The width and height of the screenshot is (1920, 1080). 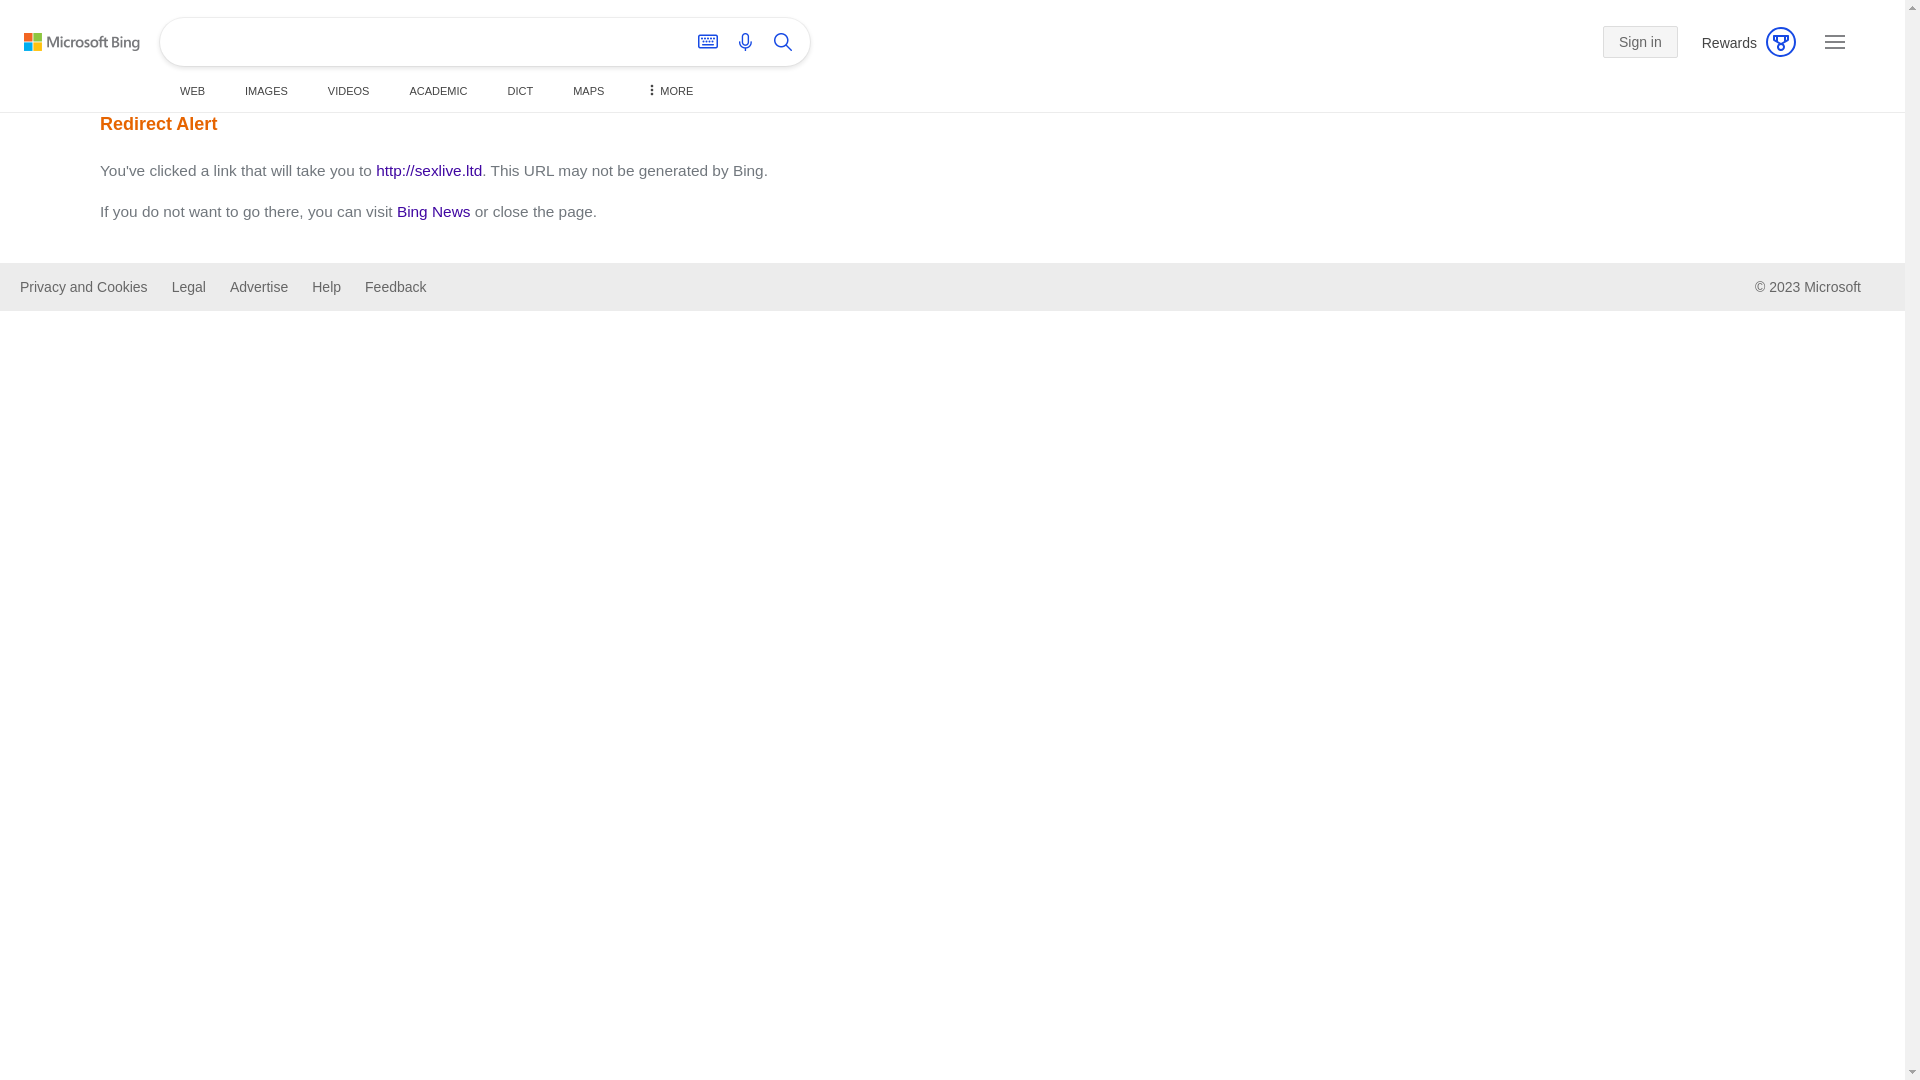 I want to click on 'Back to Bing search', so click(x=24, y=42).